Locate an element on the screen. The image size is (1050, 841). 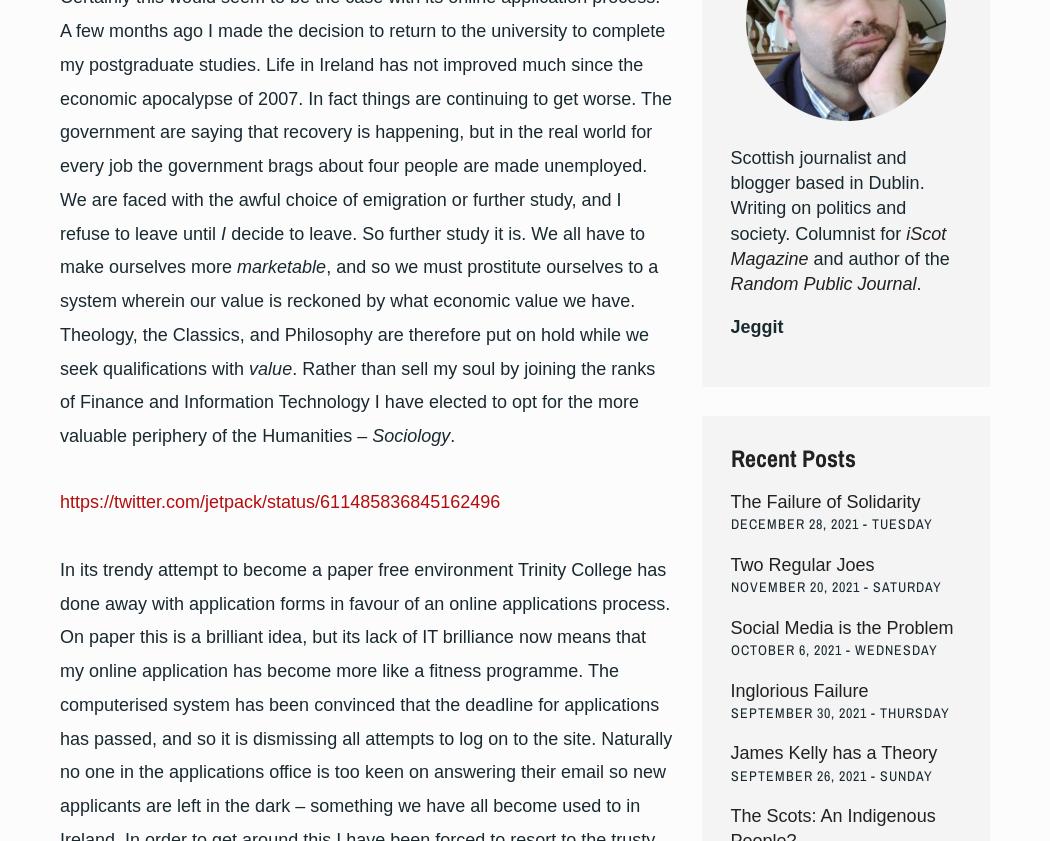
'I' is located at coordinates (222, 232).